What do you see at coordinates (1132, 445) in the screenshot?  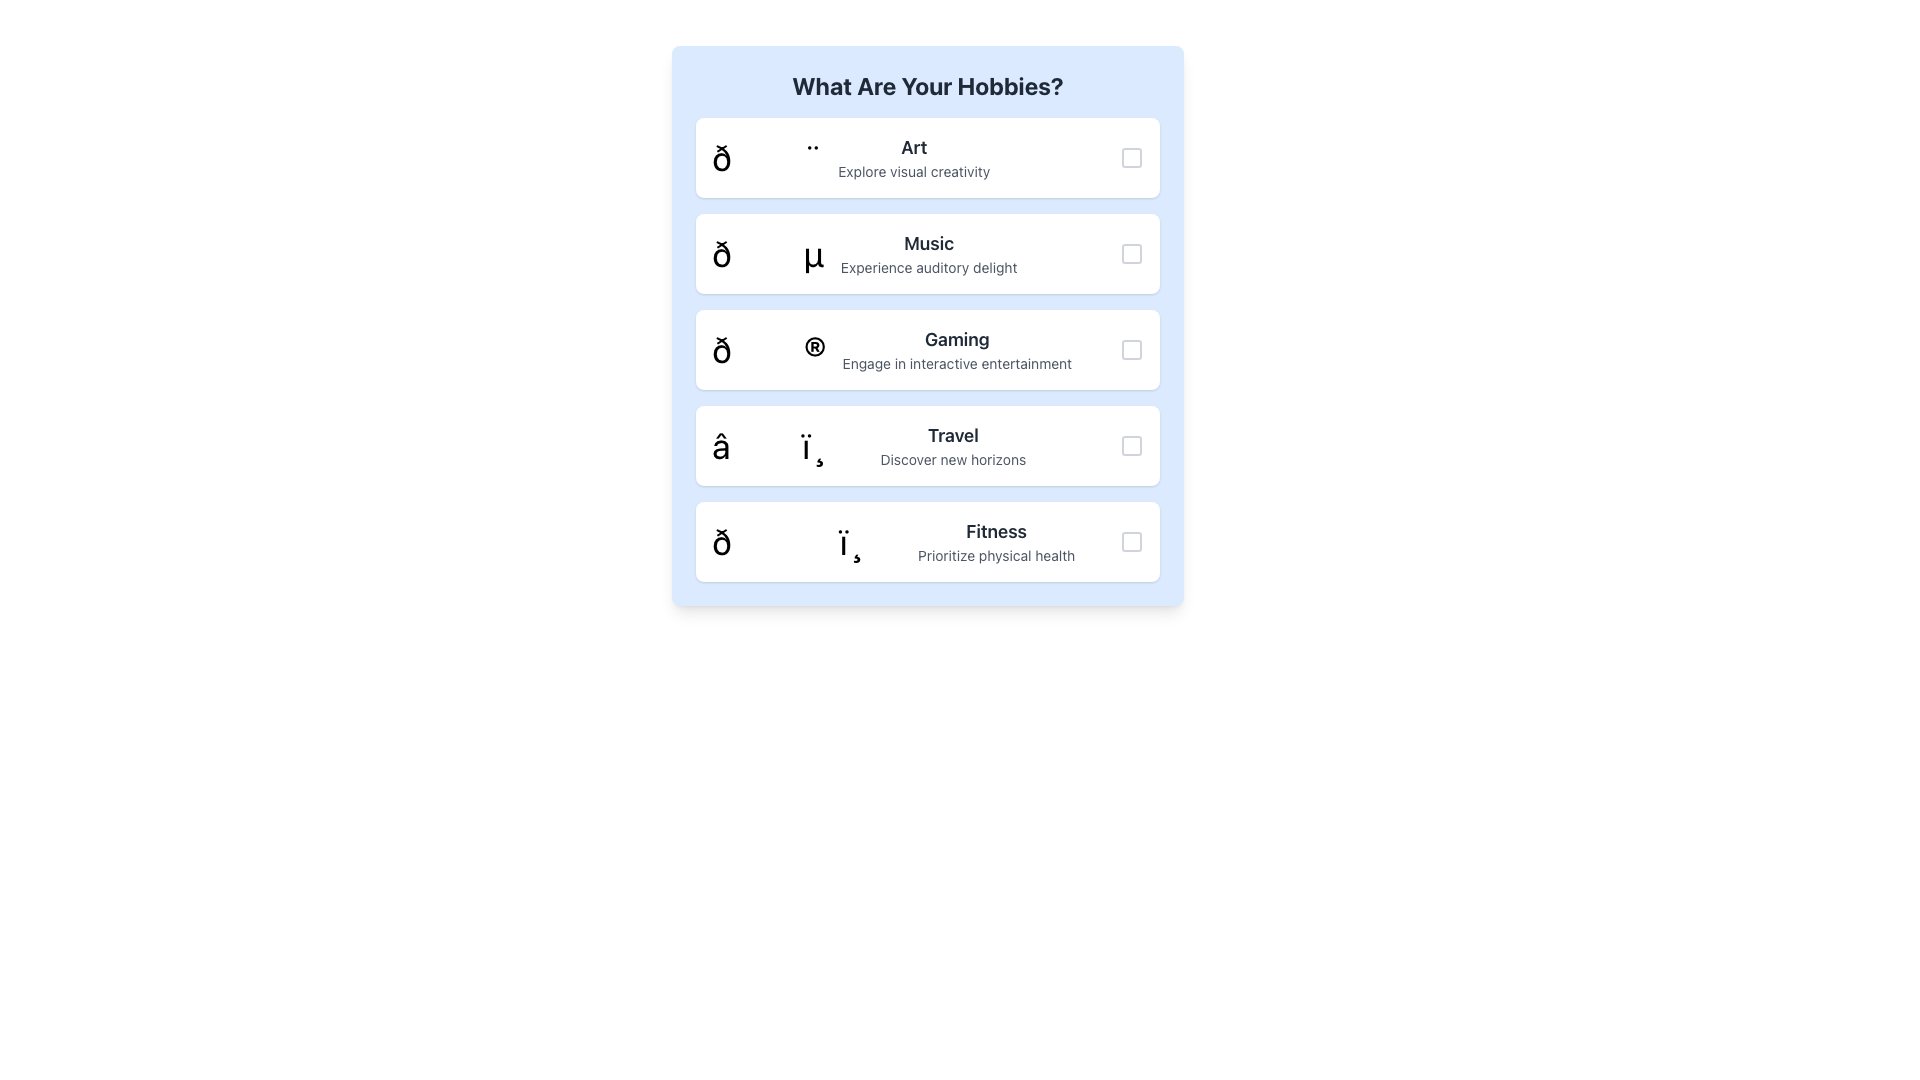 I see `the checkbox located in the top-right corner of the 'Travel' card` at bounding box center [1132, 445].